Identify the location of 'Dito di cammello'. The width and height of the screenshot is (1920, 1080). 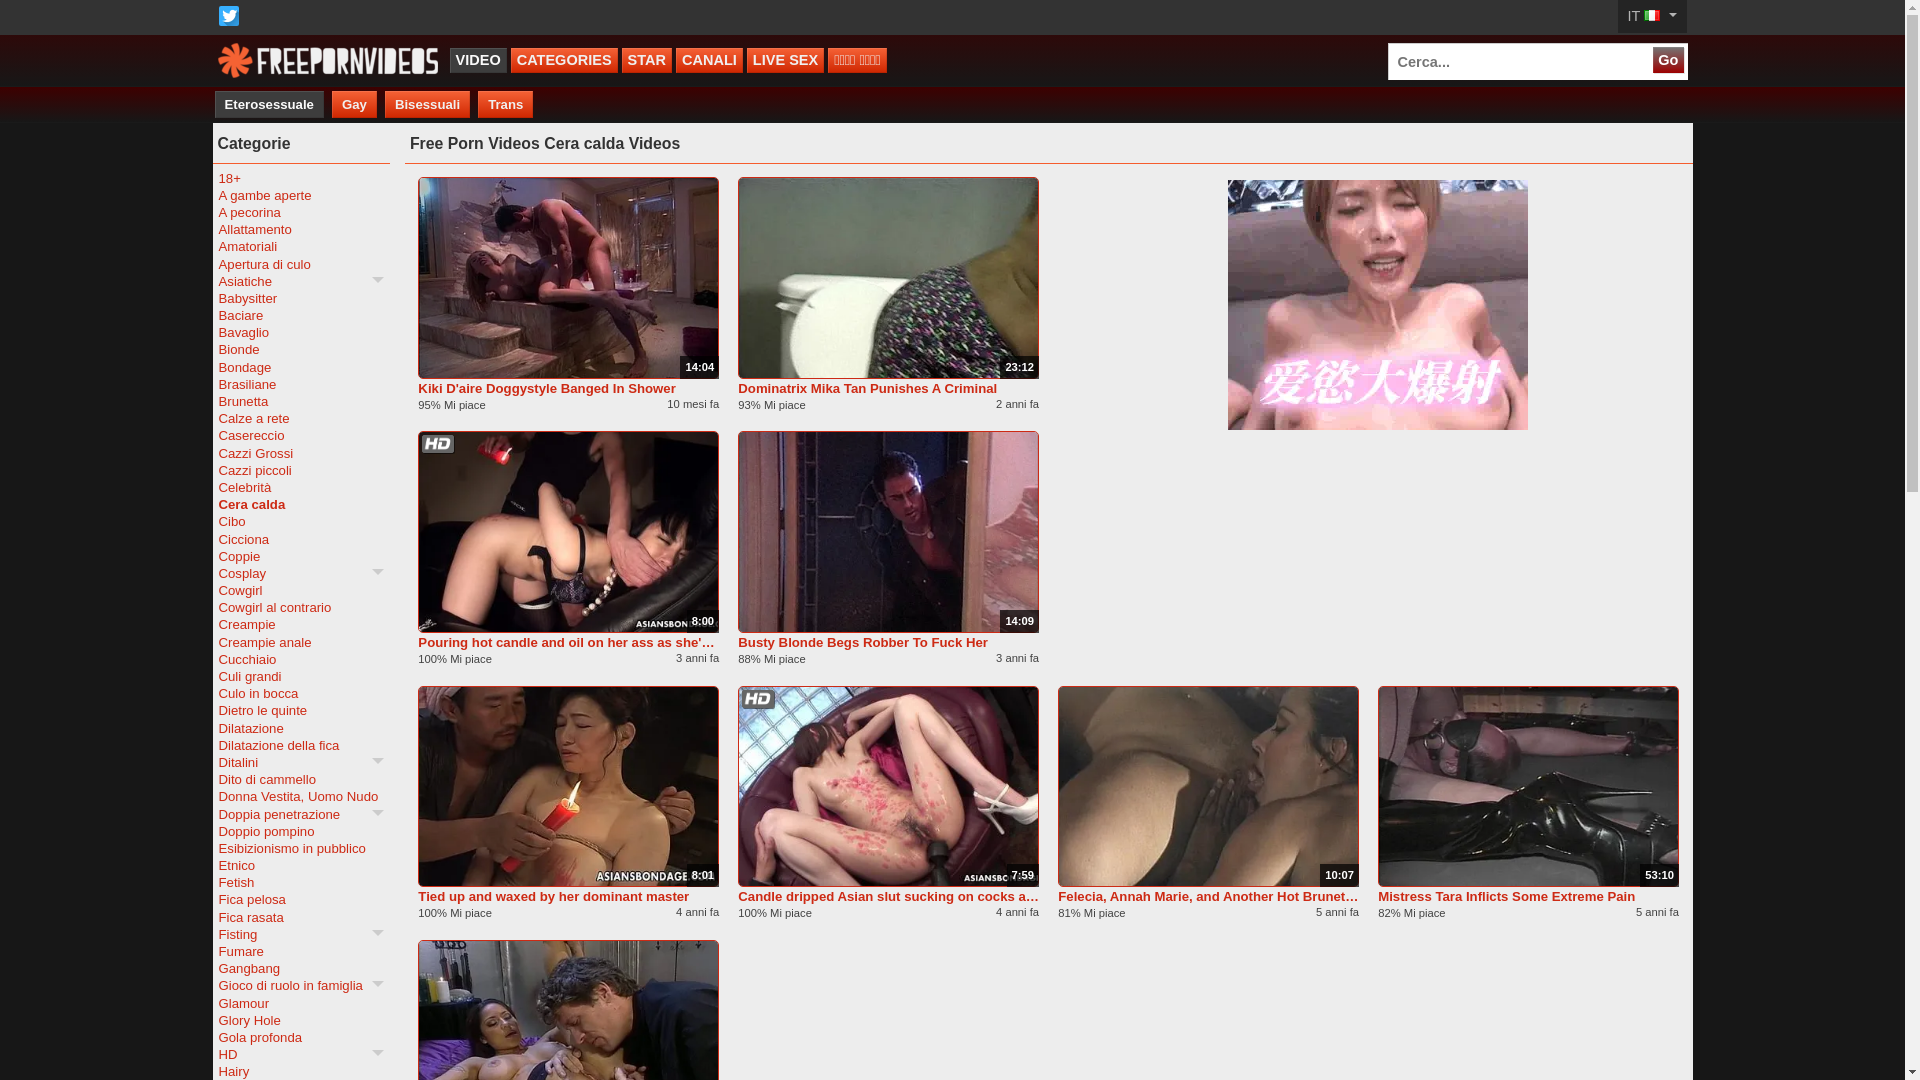
(300, 778).